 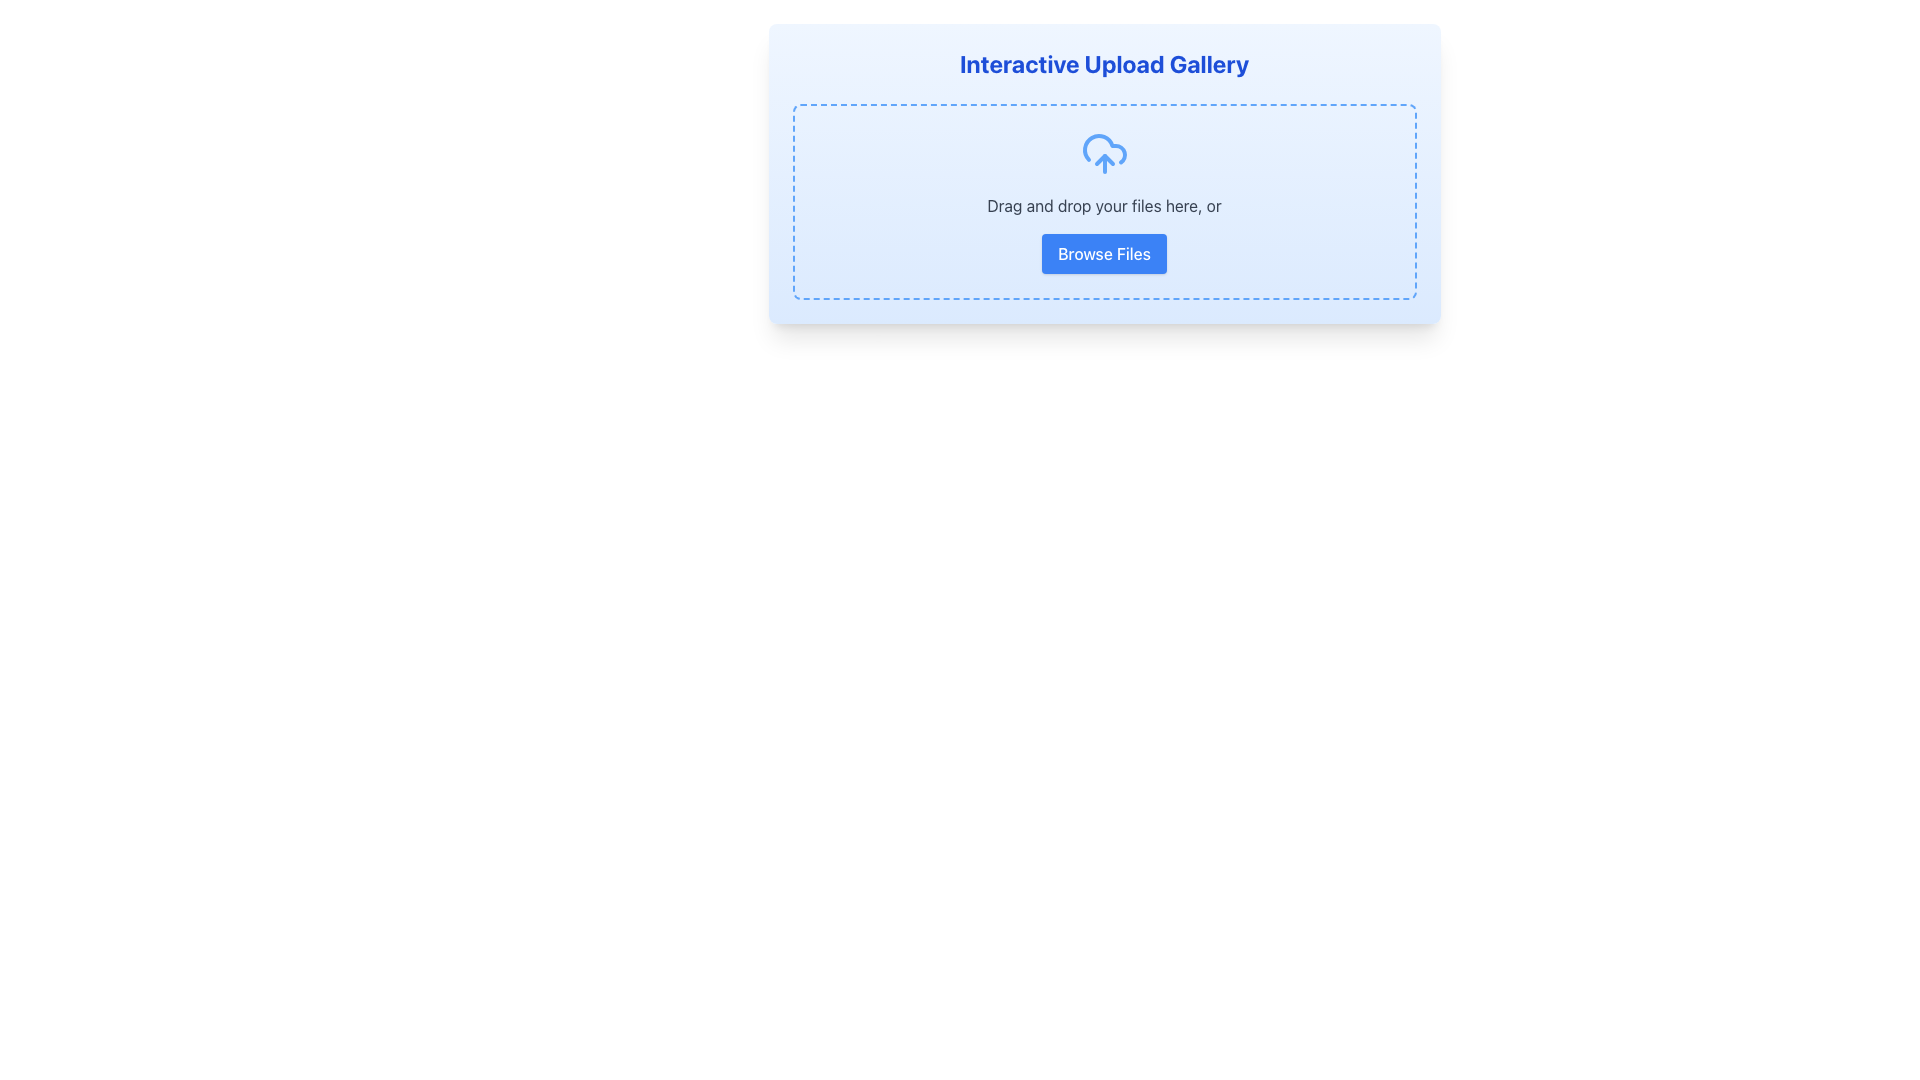 I want to click on the cloud-shaped upload icon with an upwards arrow inside it, which is centrally positioned above the 'Drag and drop your files here, or' text and below the 'Interactive Upload Gallery' section title, so click(x=1103, y=153).